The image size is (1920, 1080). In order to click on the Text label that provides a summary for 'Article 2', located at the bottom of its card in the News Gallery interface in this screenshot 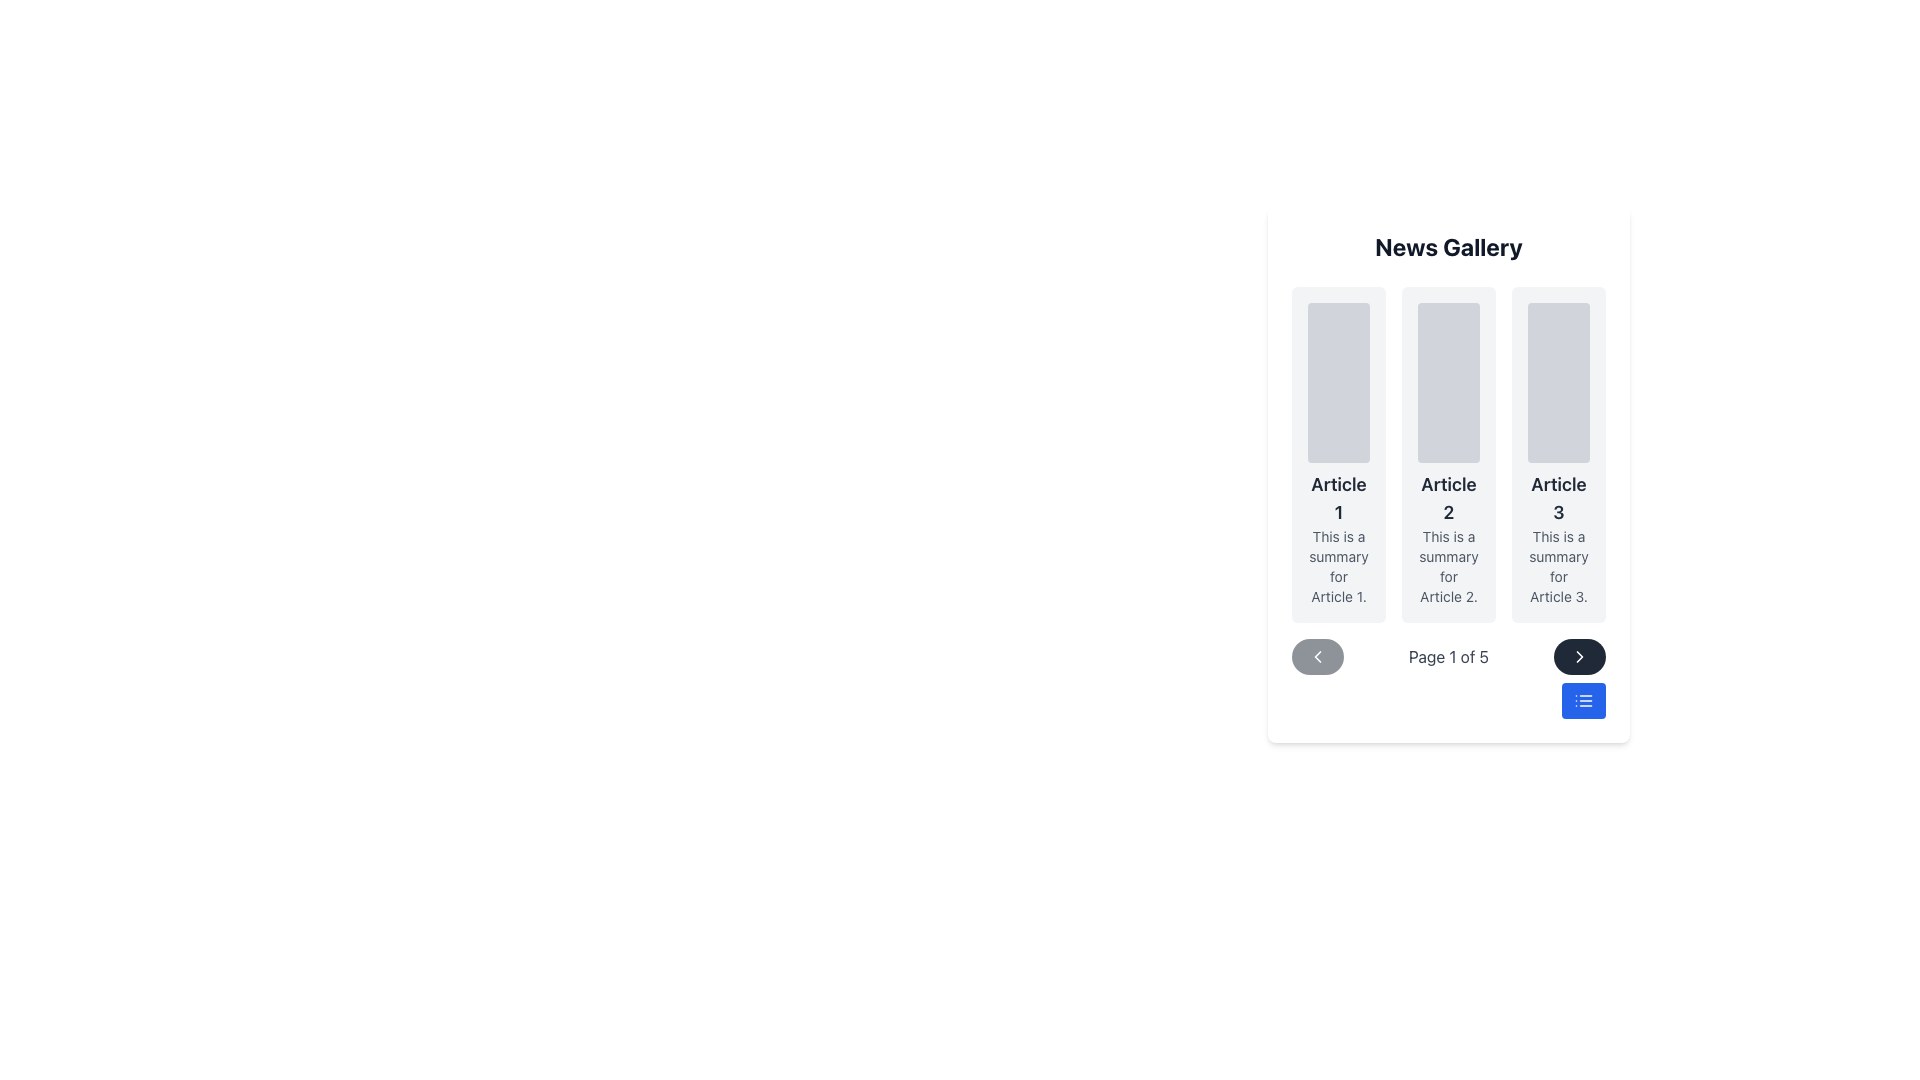, I will do `click(1449, 567)`.